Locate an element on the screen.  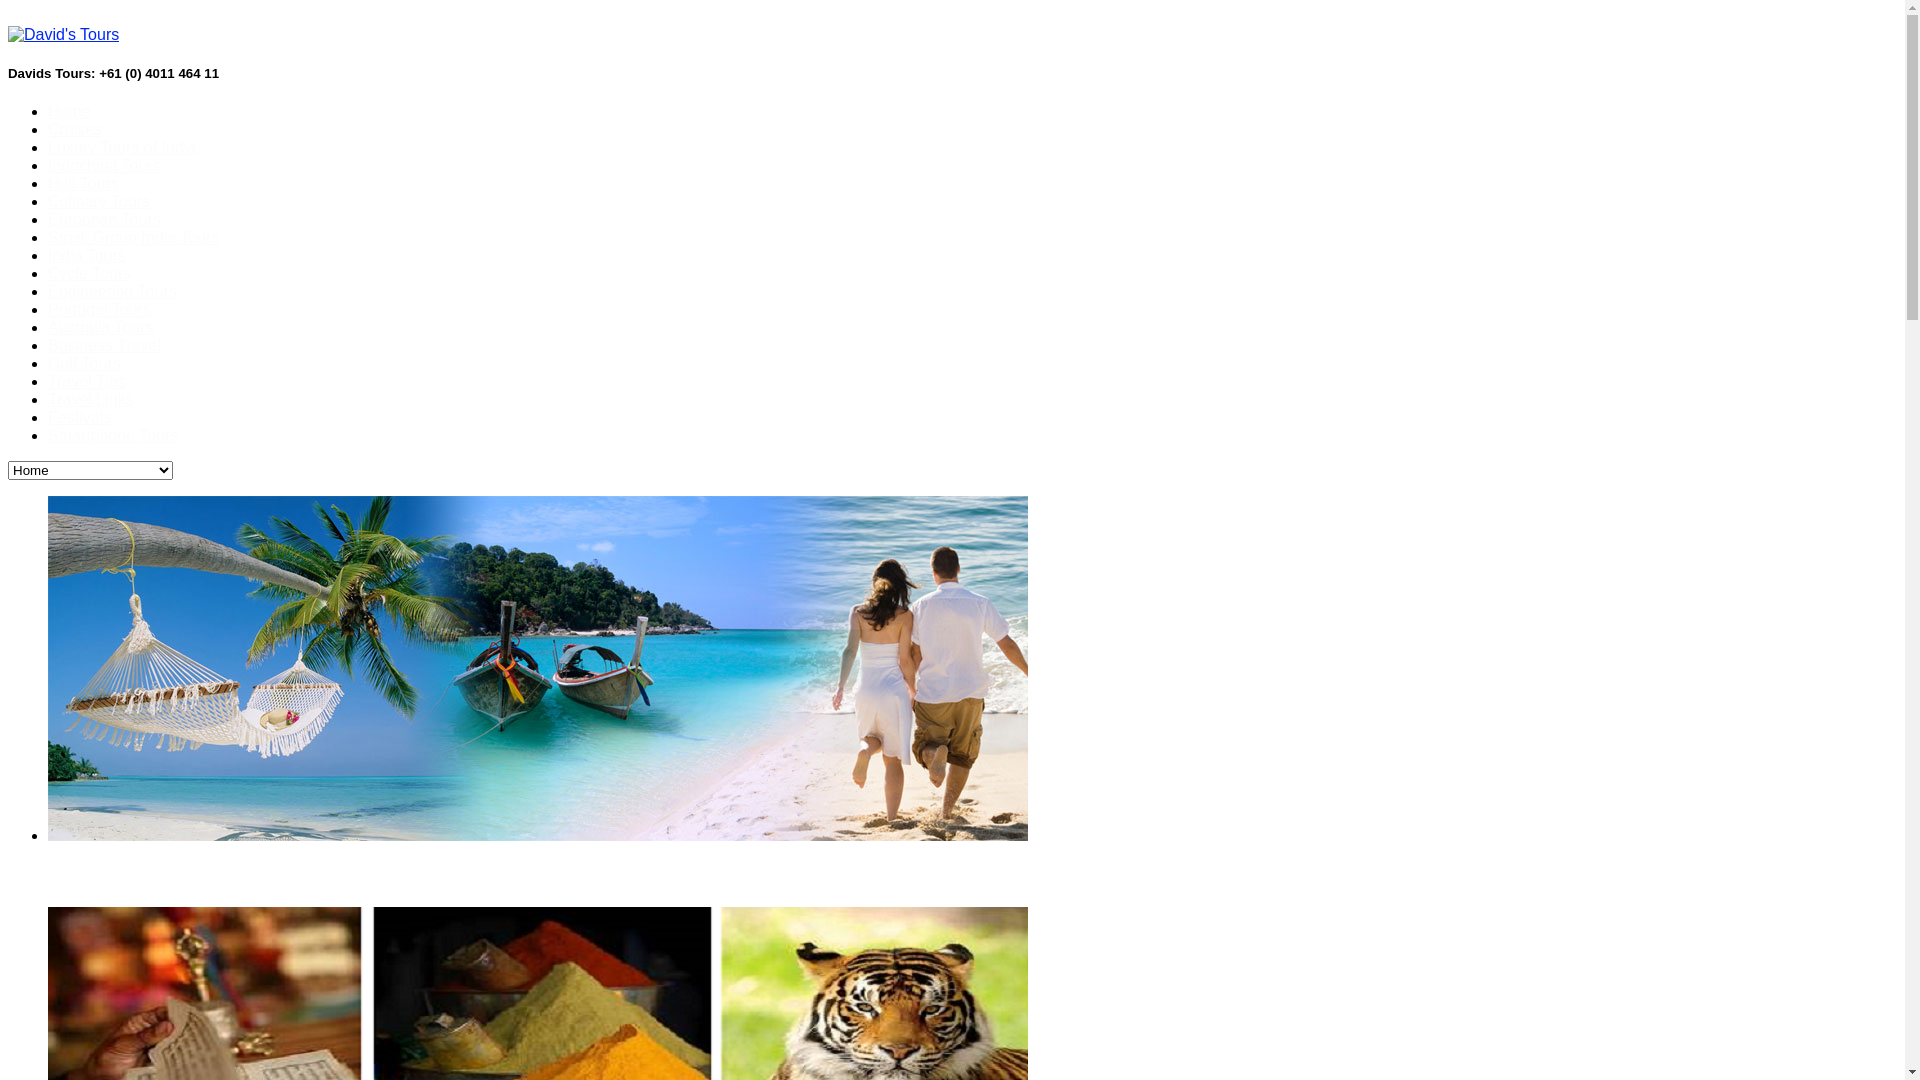
'Holi Tours' is located at coordinates (48, 183).